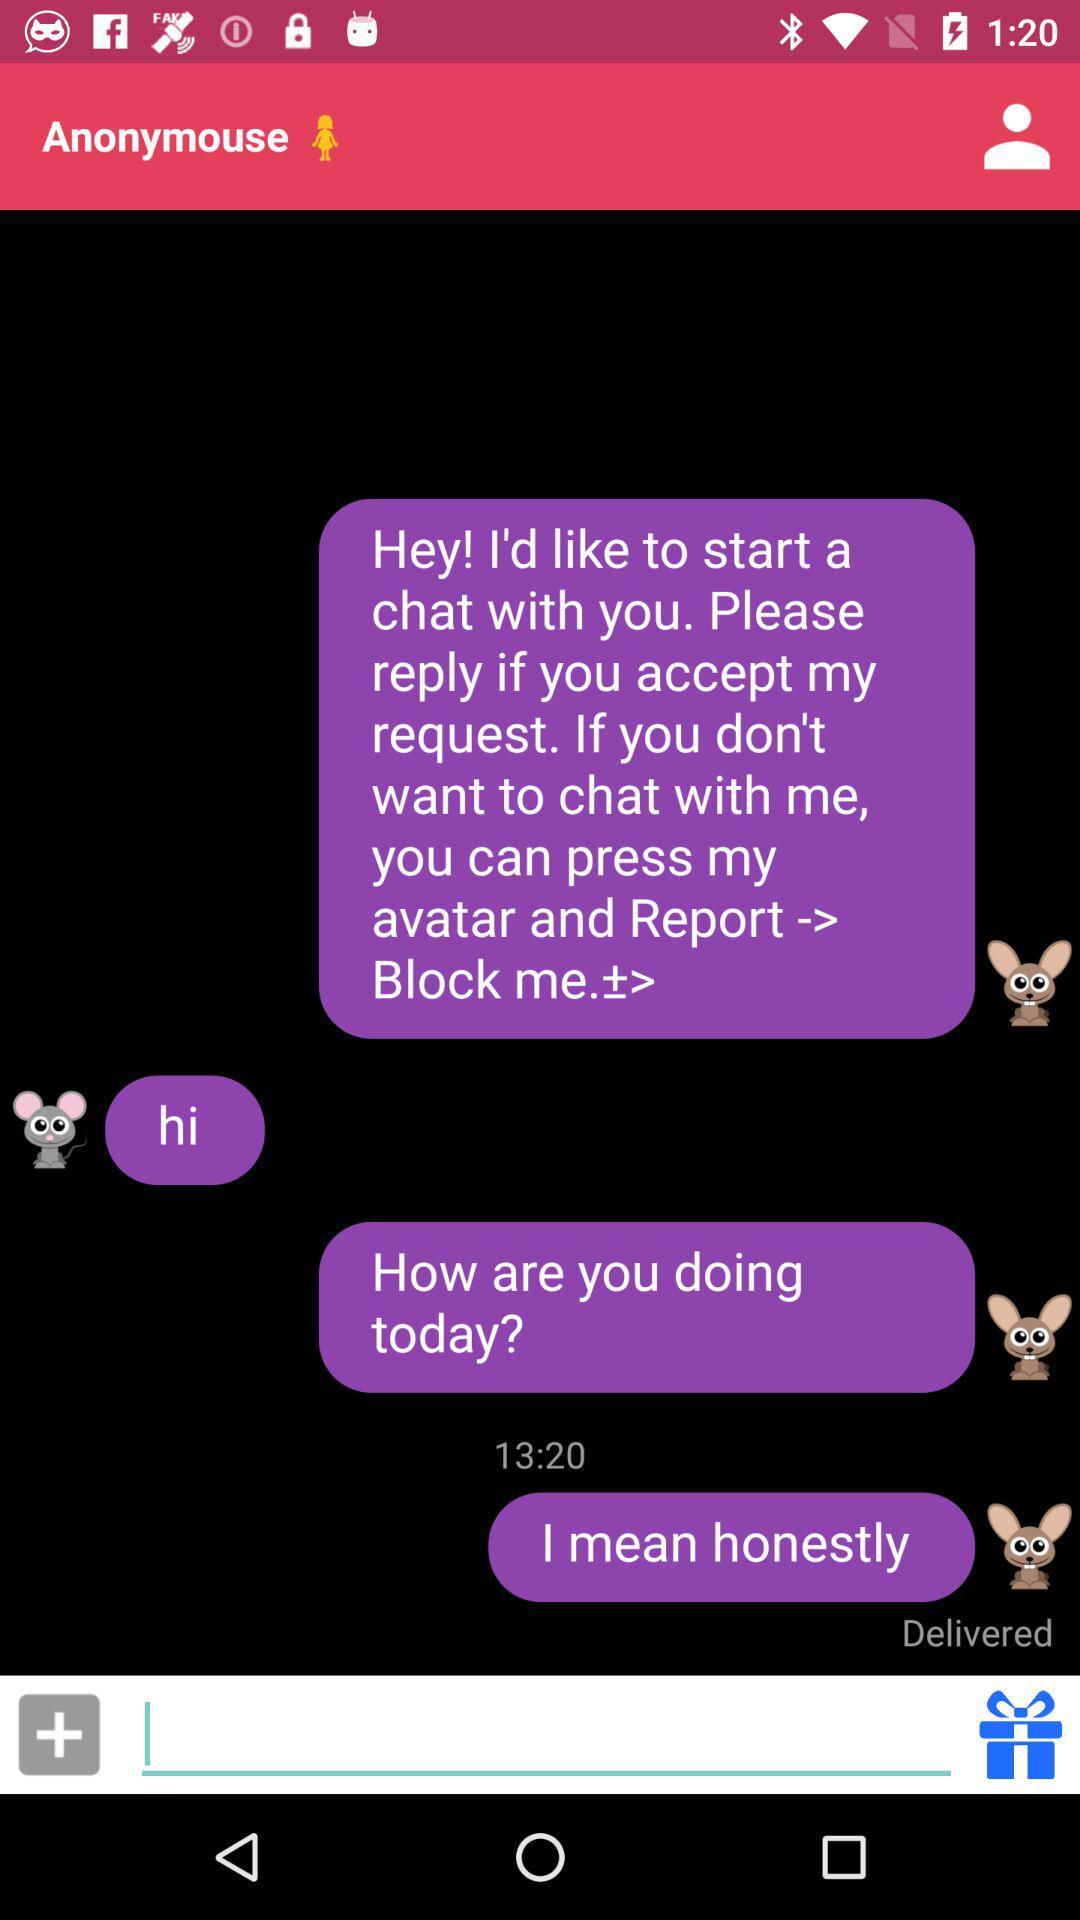  Describe the element at coordinates (731, 1546) in the screenshot. I see `icon above delivered item` at that location.